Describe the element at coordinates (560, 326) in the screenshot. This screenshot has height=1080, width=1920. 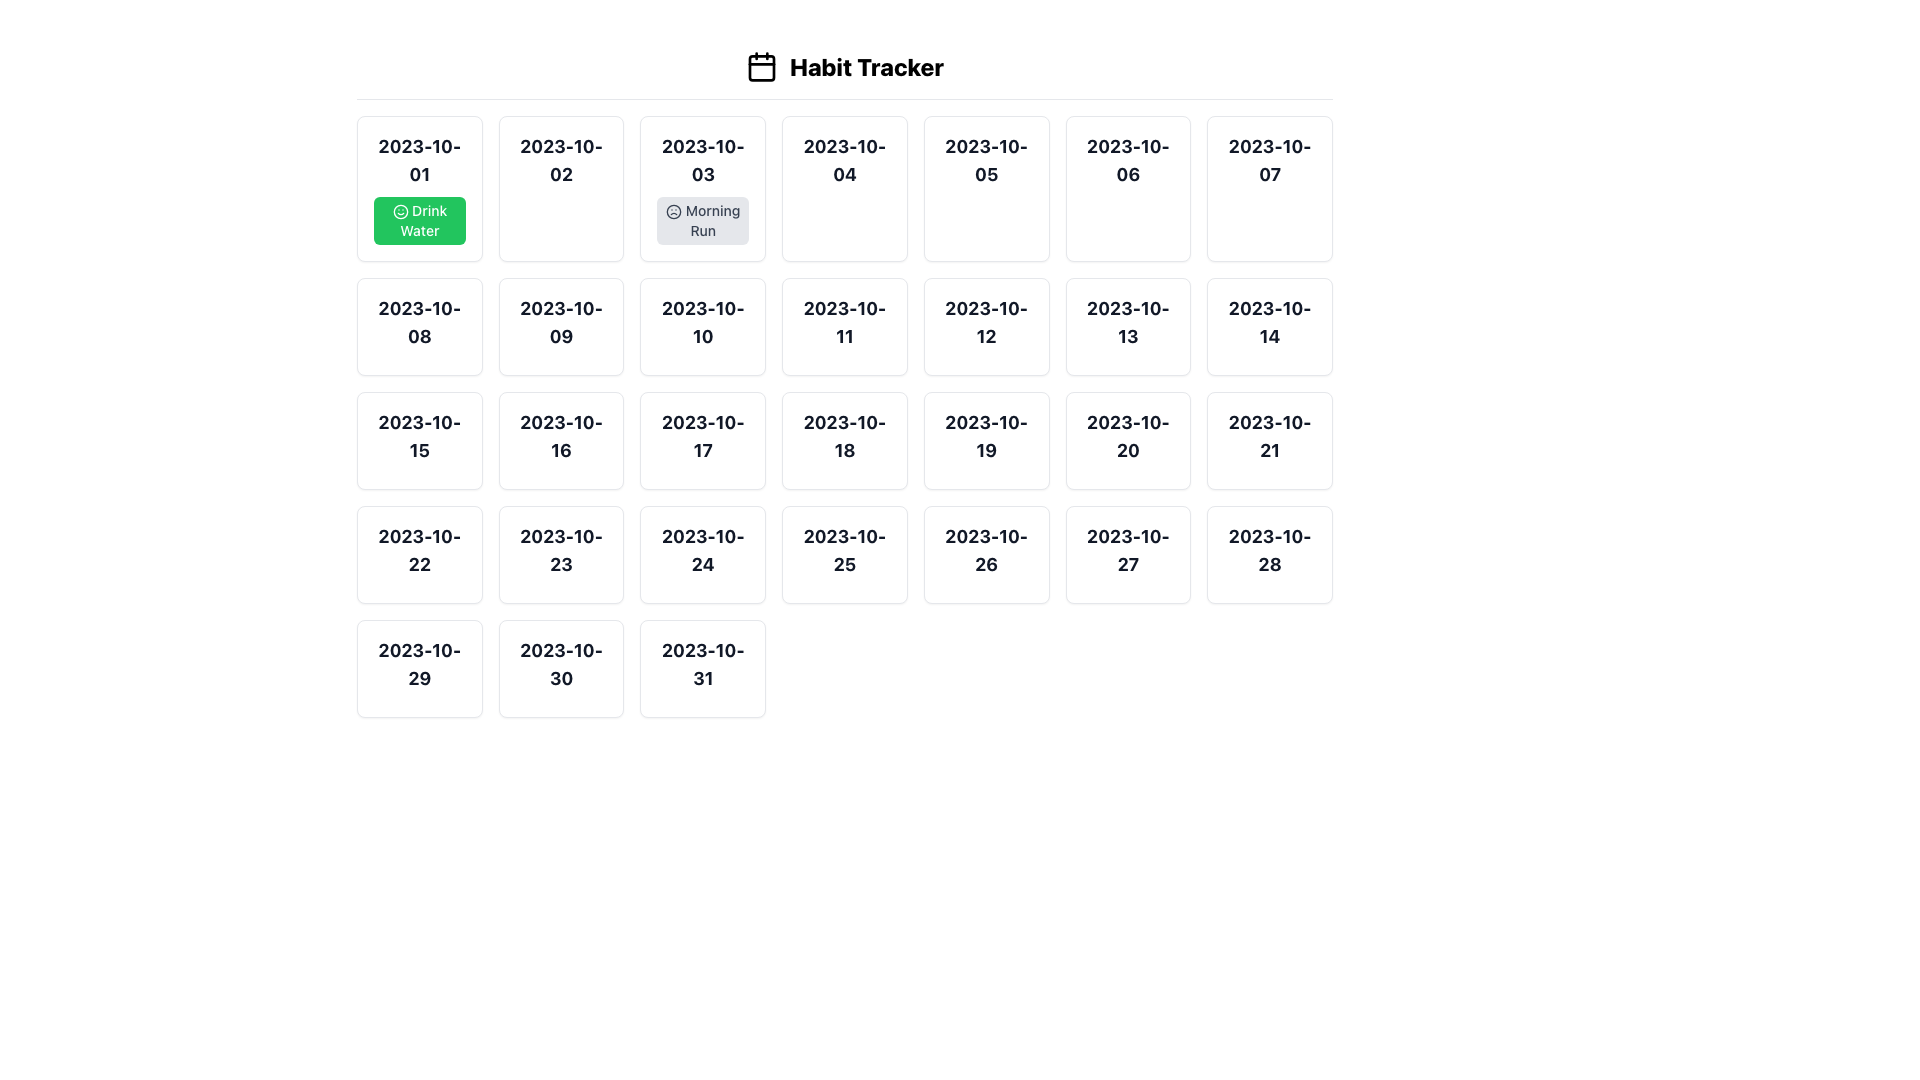
I see `the Informative block displaying the date '2023-10-09', which is a rectangular block with a white background and rounded corners located in the fourth column of the second row in the grid` at that location.